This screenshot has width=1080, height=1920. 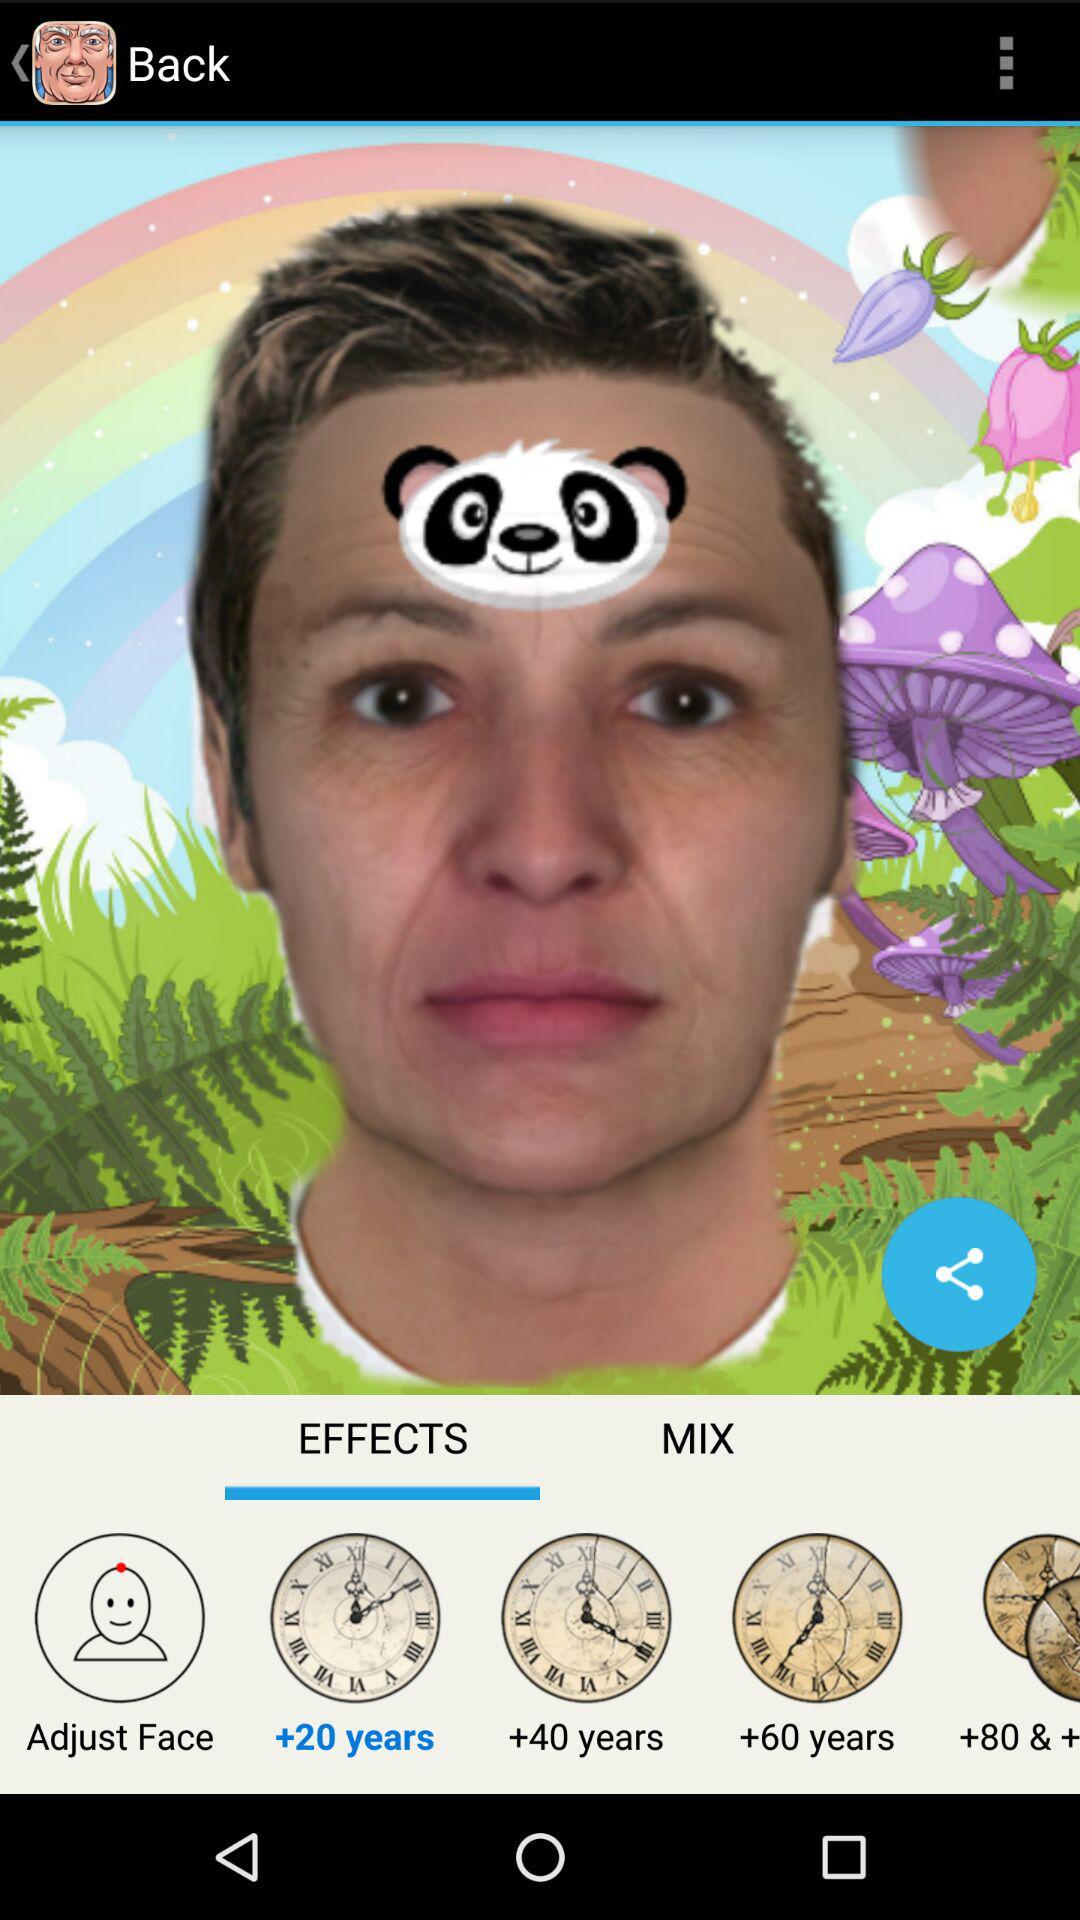 I want to click on the button left to mix, so click(x=382, y=1447).